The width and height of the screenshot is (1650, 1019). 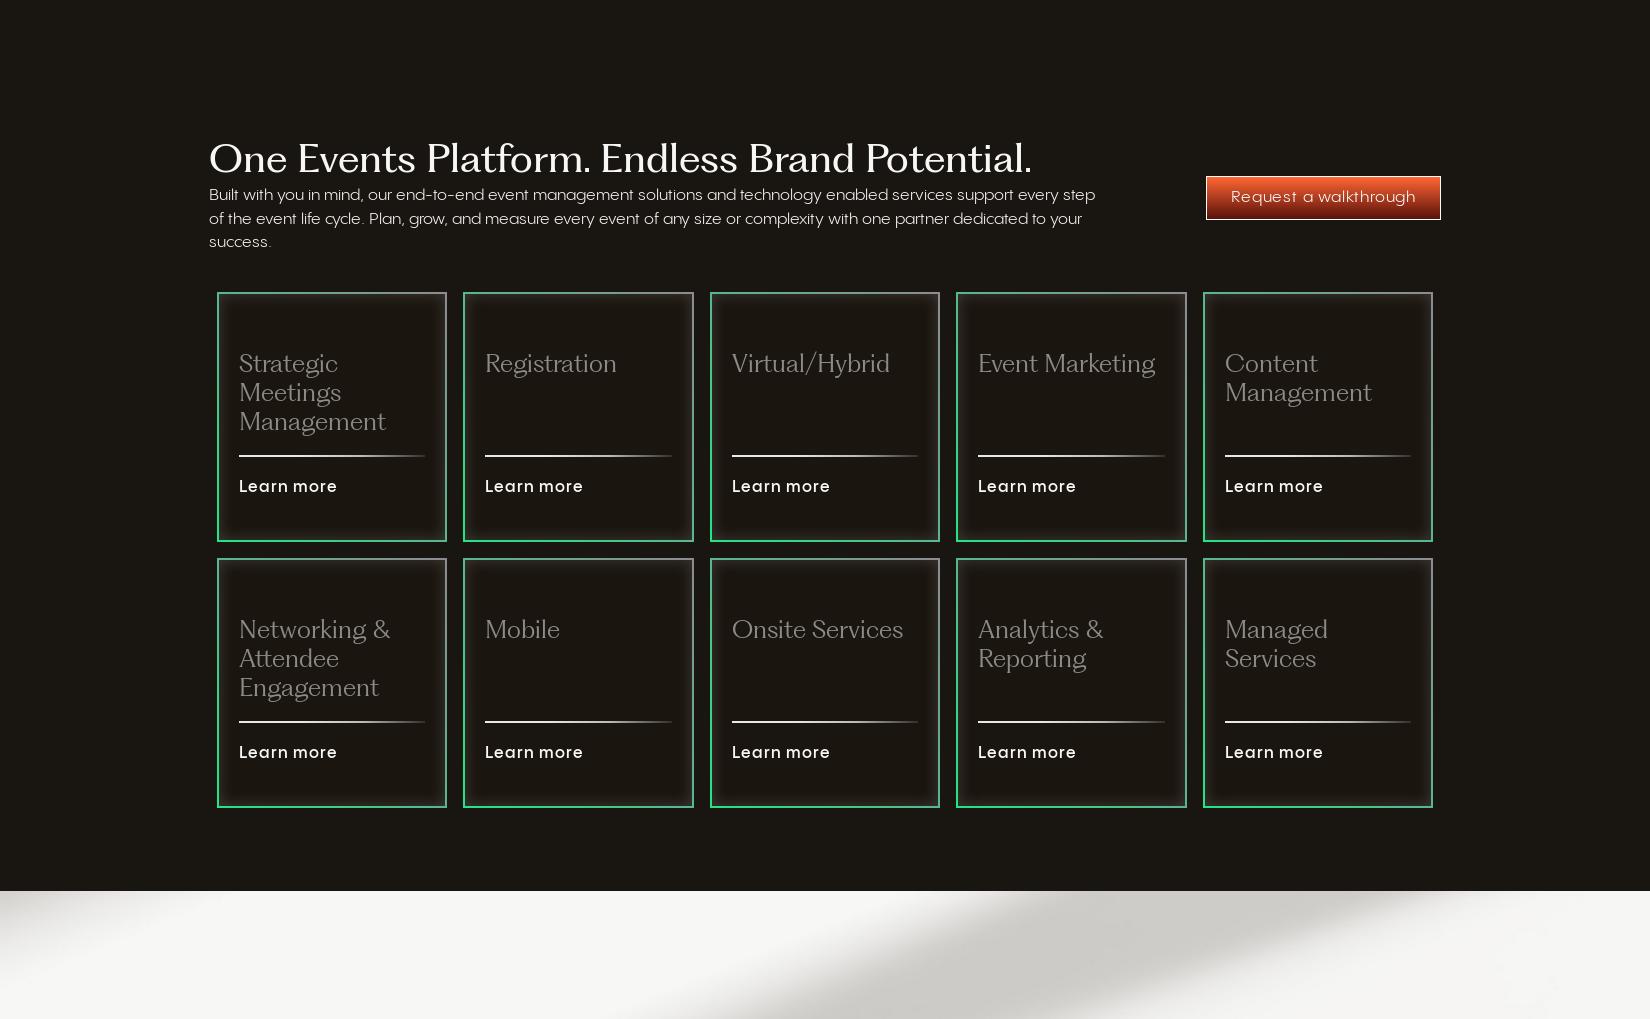 What do you see at coordinates (521, 630) in the screenshot?
I see `'Mobile'` at bounding box center [521, 630].